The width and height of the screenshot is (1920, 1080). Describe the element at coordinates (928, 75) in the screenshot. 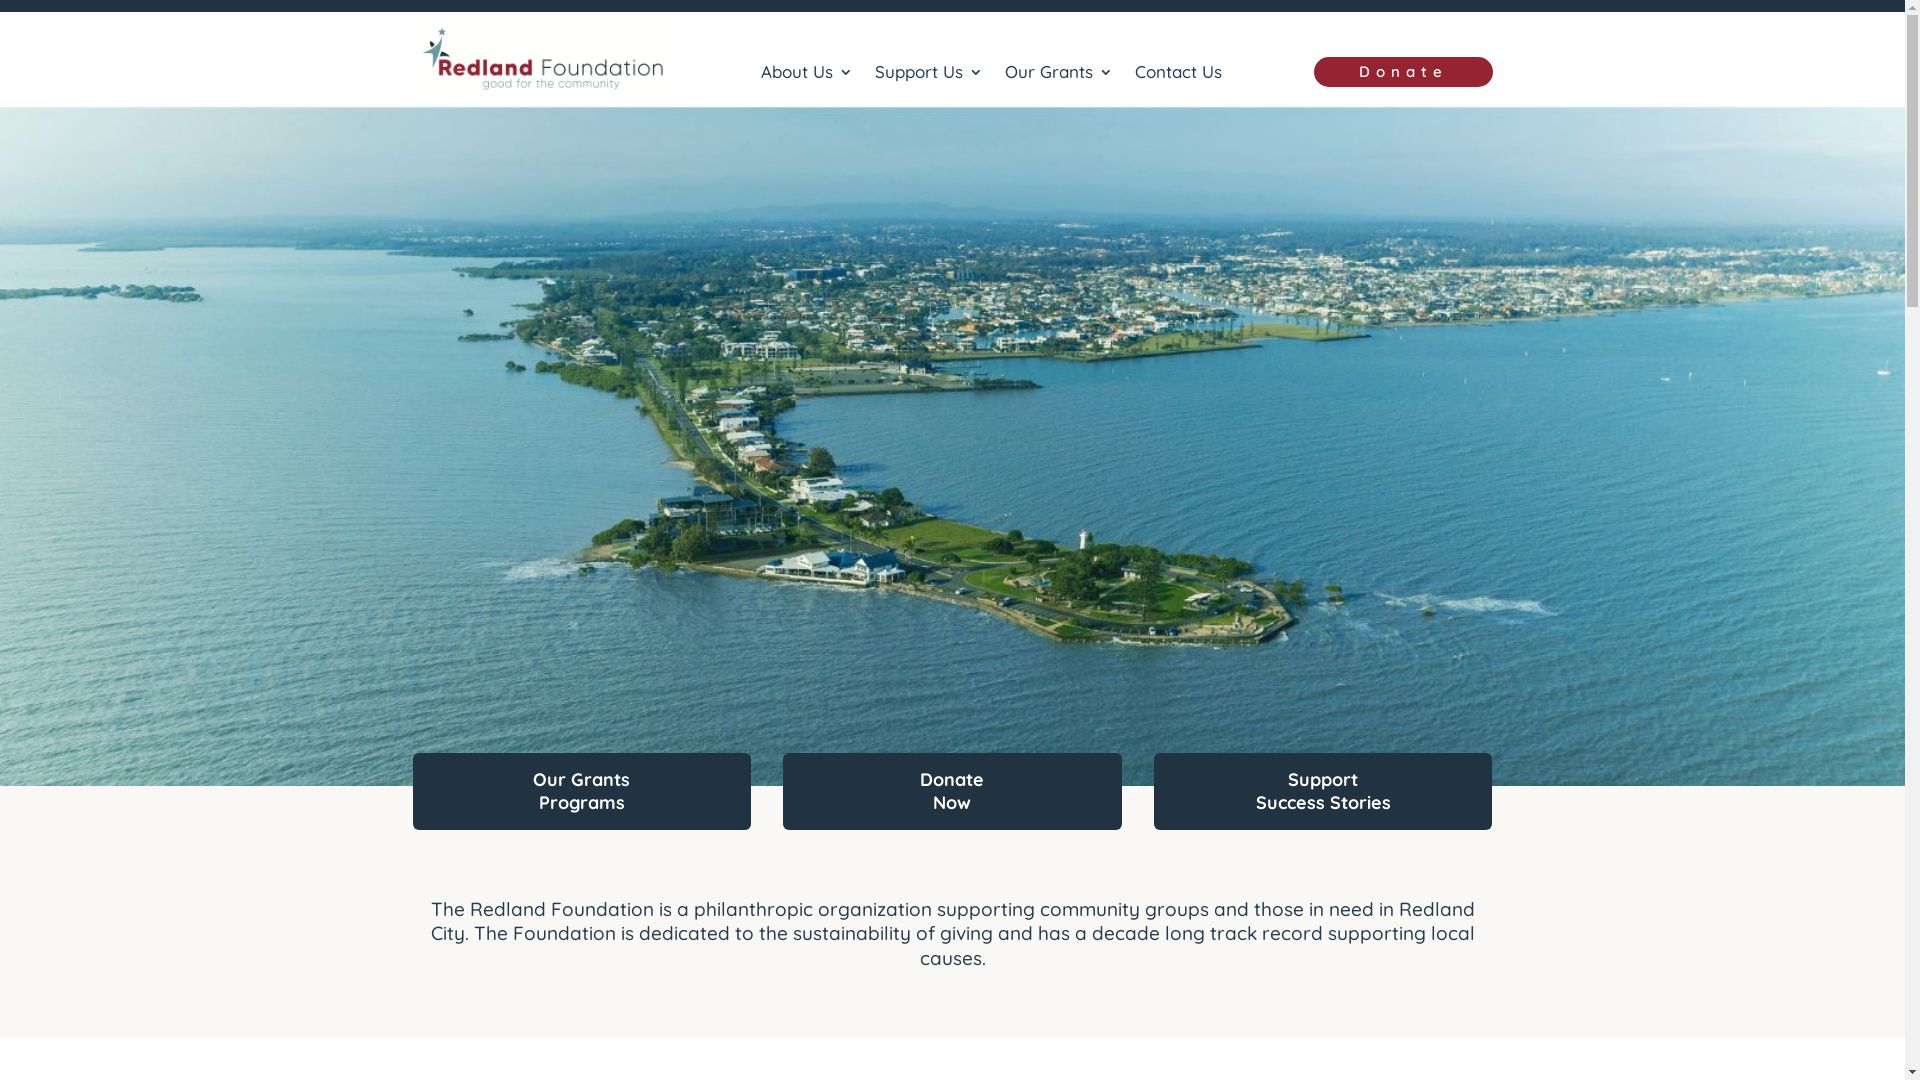

I see `'Support Us'` at that location.